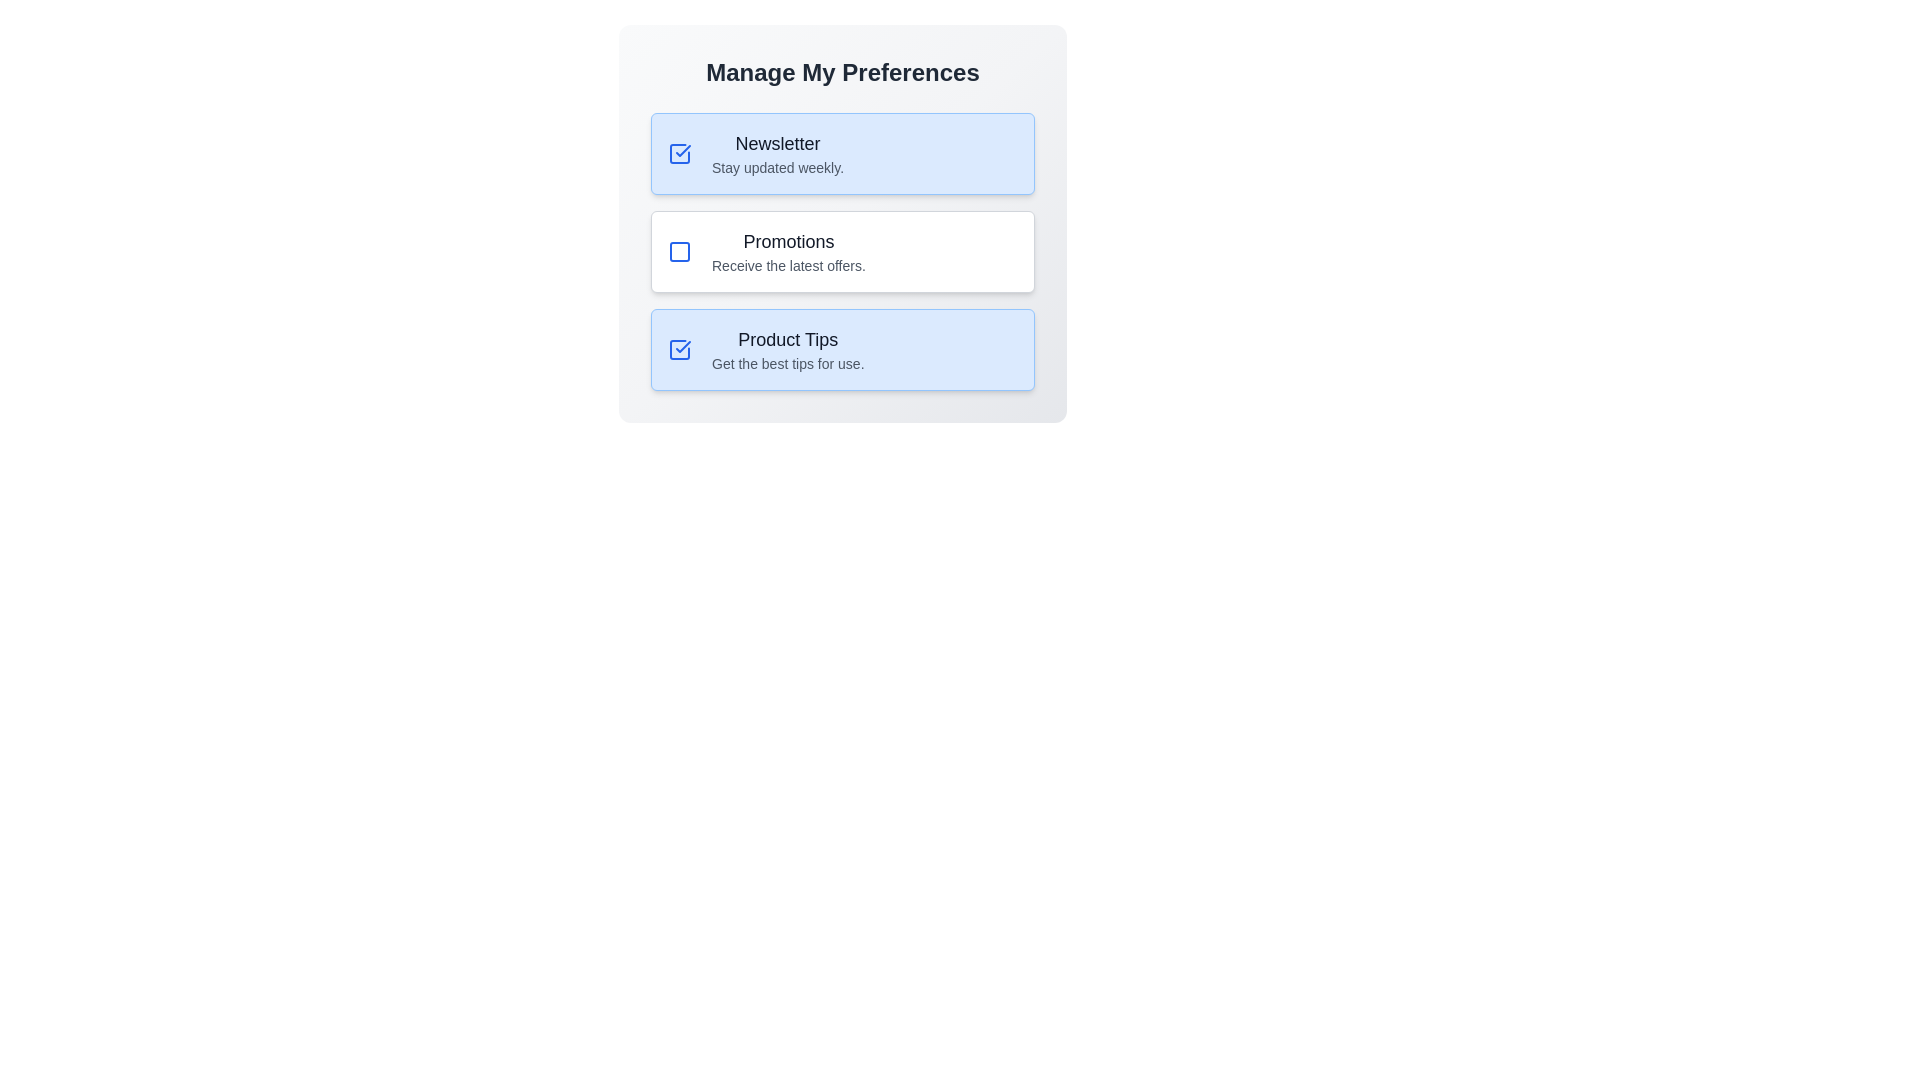  I want to click on the 'Promotions' text label which serves as a heading for the preference selection related to receiving promotional offers, so click(787, 241).